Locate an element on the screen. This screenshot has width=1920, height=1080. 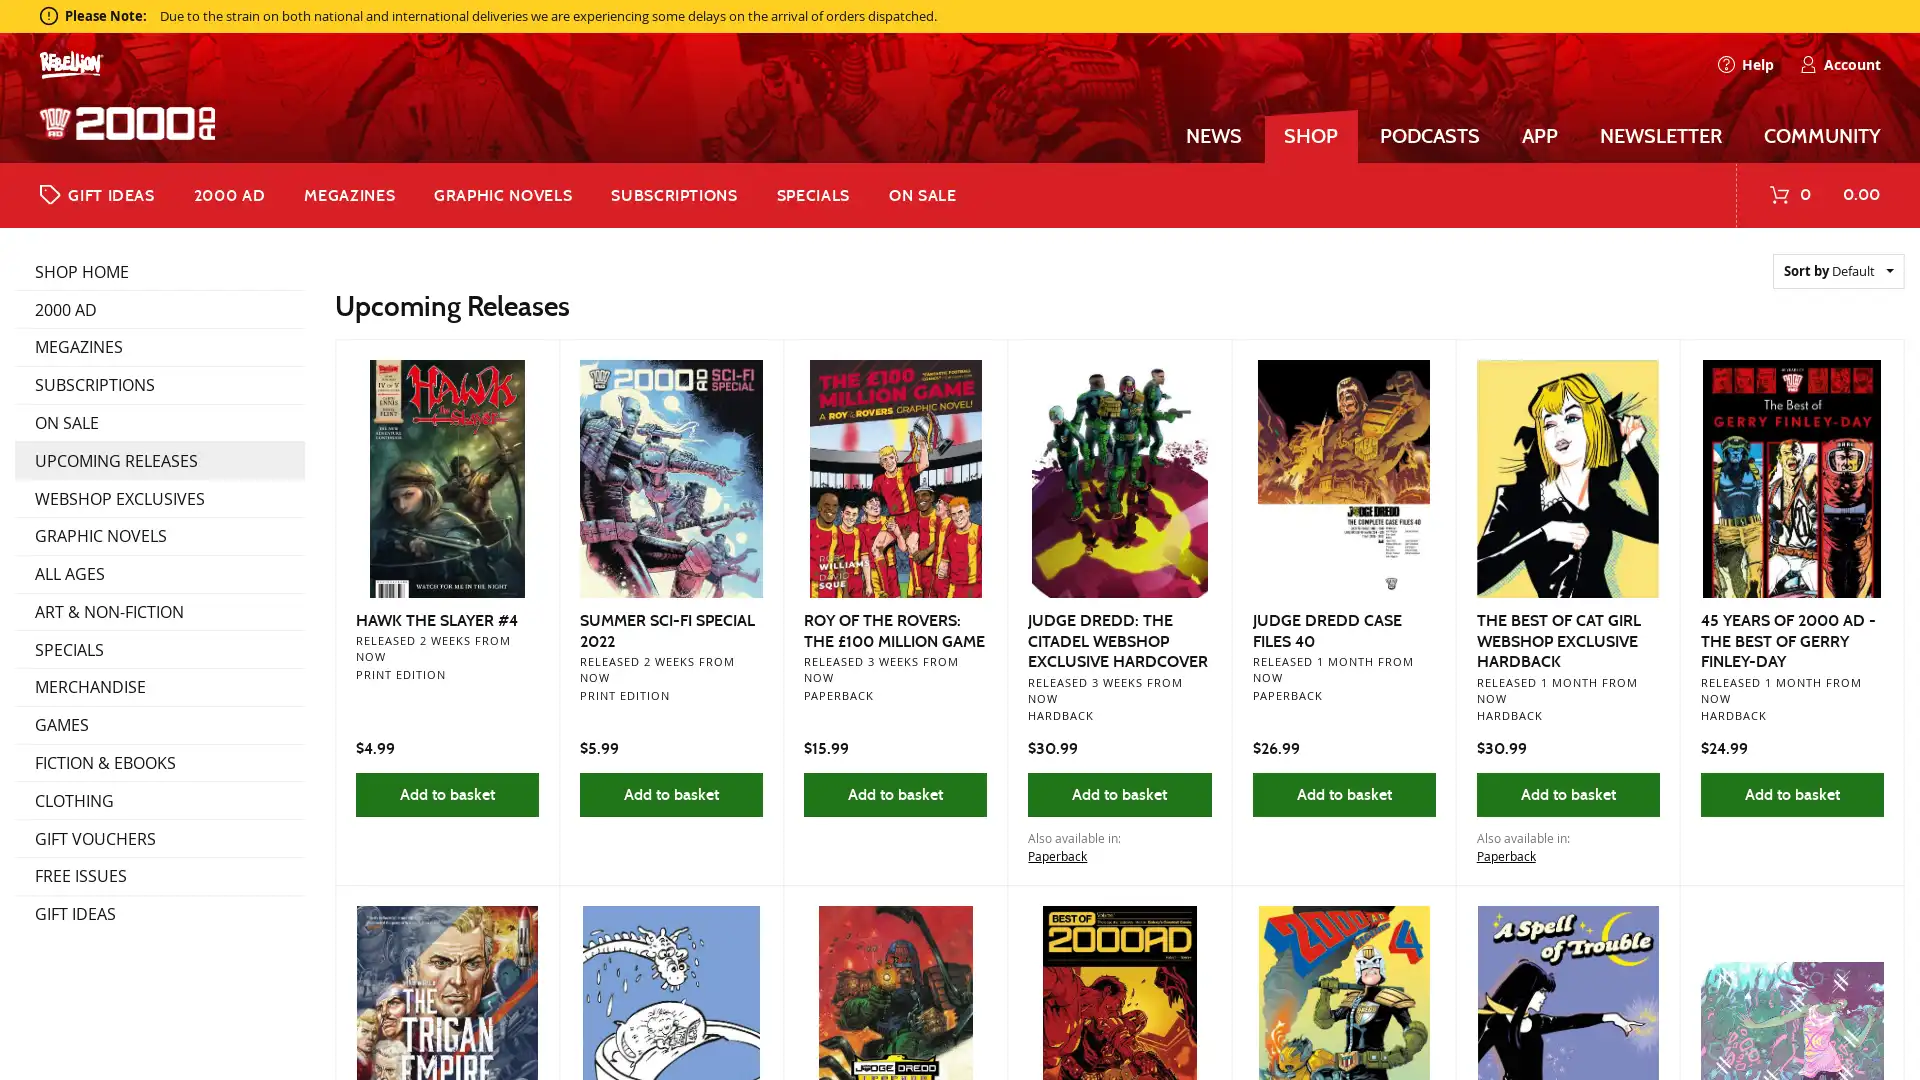
Paperback is located at coordinates (1056, 855).